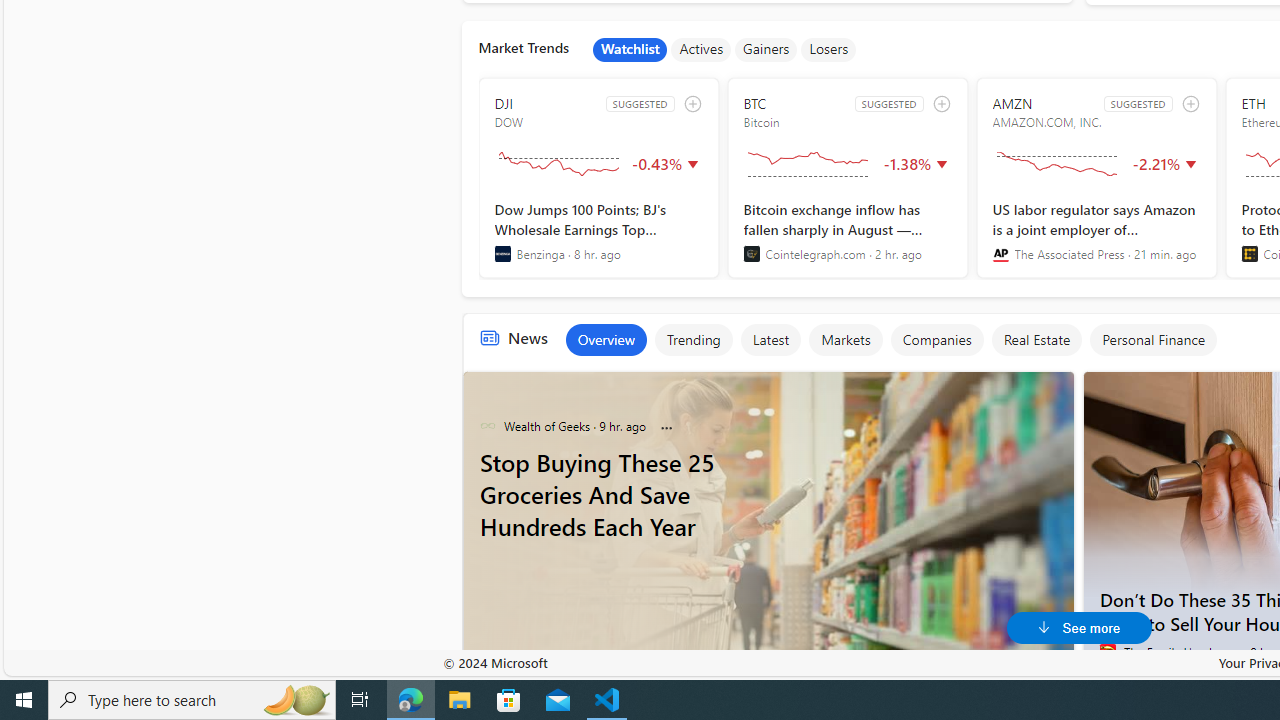 Image resolution: width=1280 pixels, height=720 pixels. What do you see at coordinates (1106, 651) in the screenshot?
I see `'The Family Handyman'` at bounding box center [1106, 651].